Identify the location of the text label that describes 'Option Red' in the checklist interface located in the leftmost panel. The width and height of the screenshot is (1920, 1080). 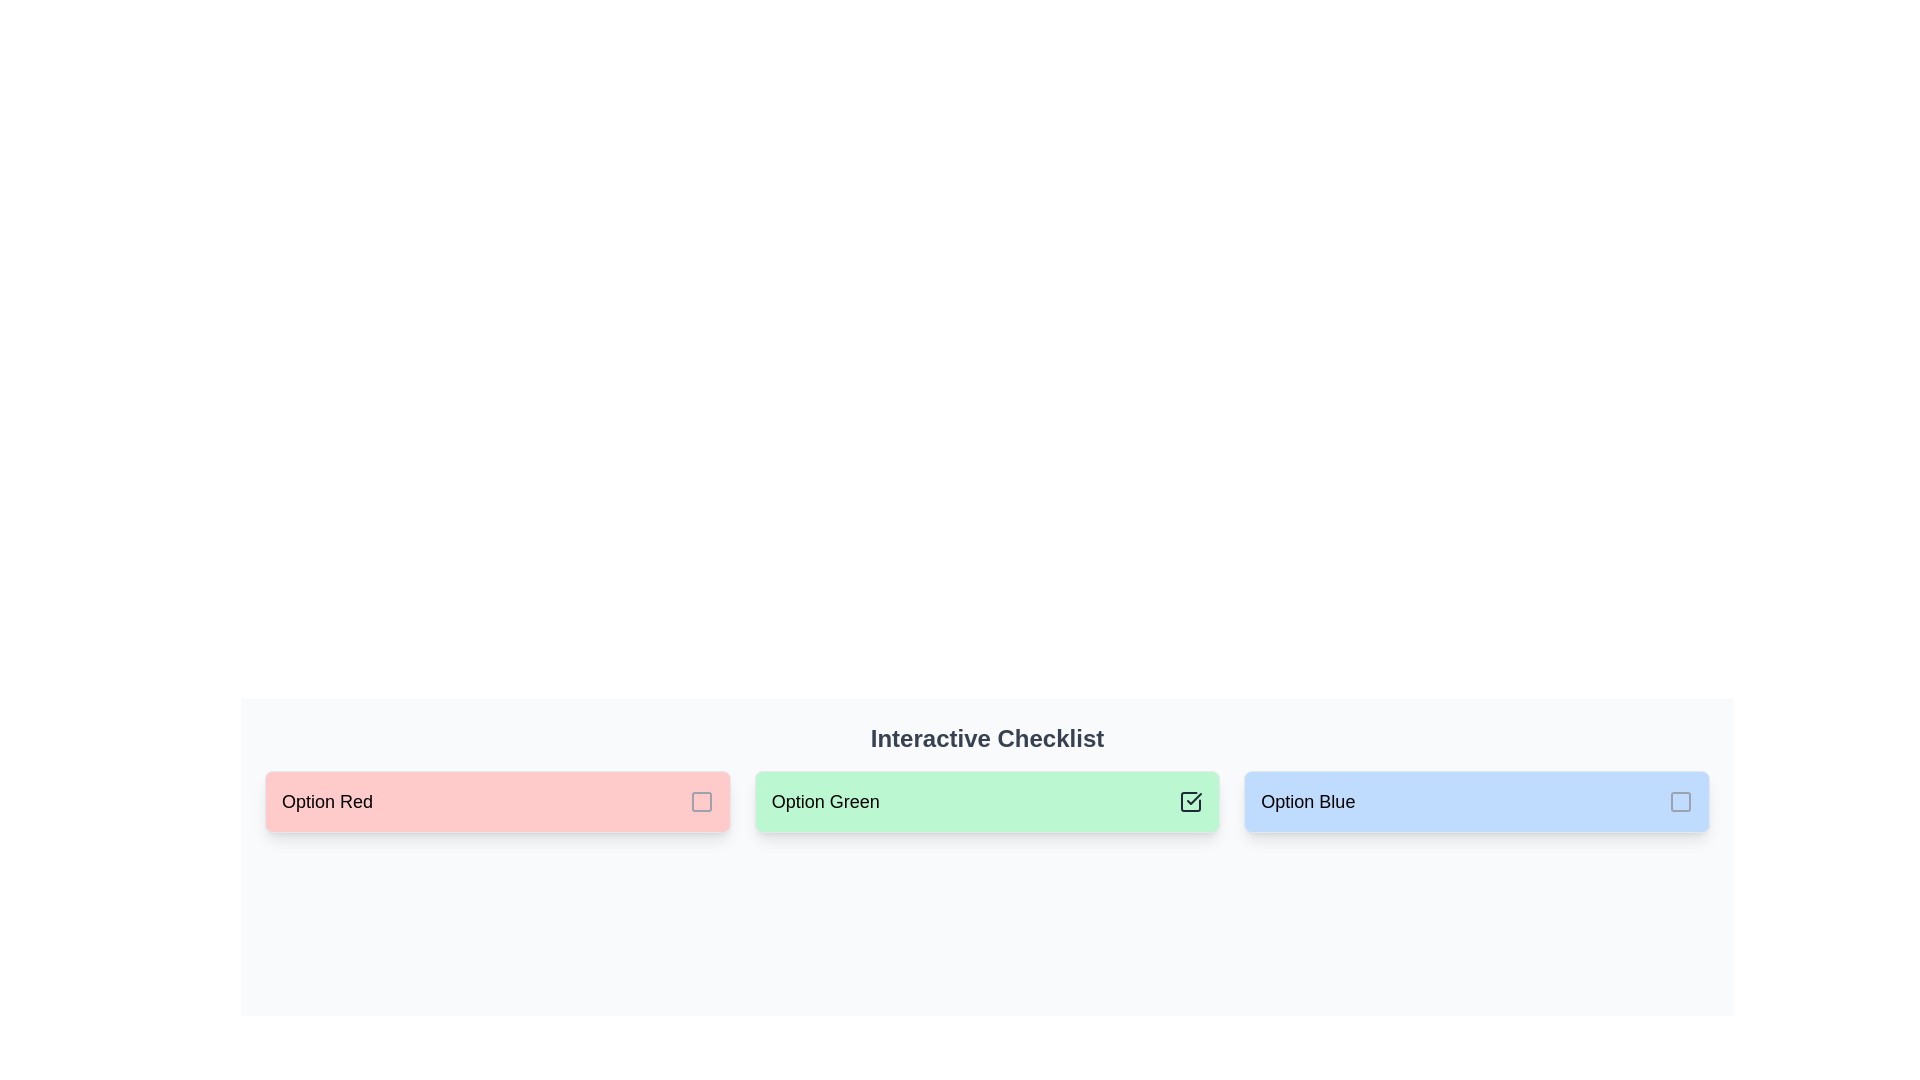
(327, 801).